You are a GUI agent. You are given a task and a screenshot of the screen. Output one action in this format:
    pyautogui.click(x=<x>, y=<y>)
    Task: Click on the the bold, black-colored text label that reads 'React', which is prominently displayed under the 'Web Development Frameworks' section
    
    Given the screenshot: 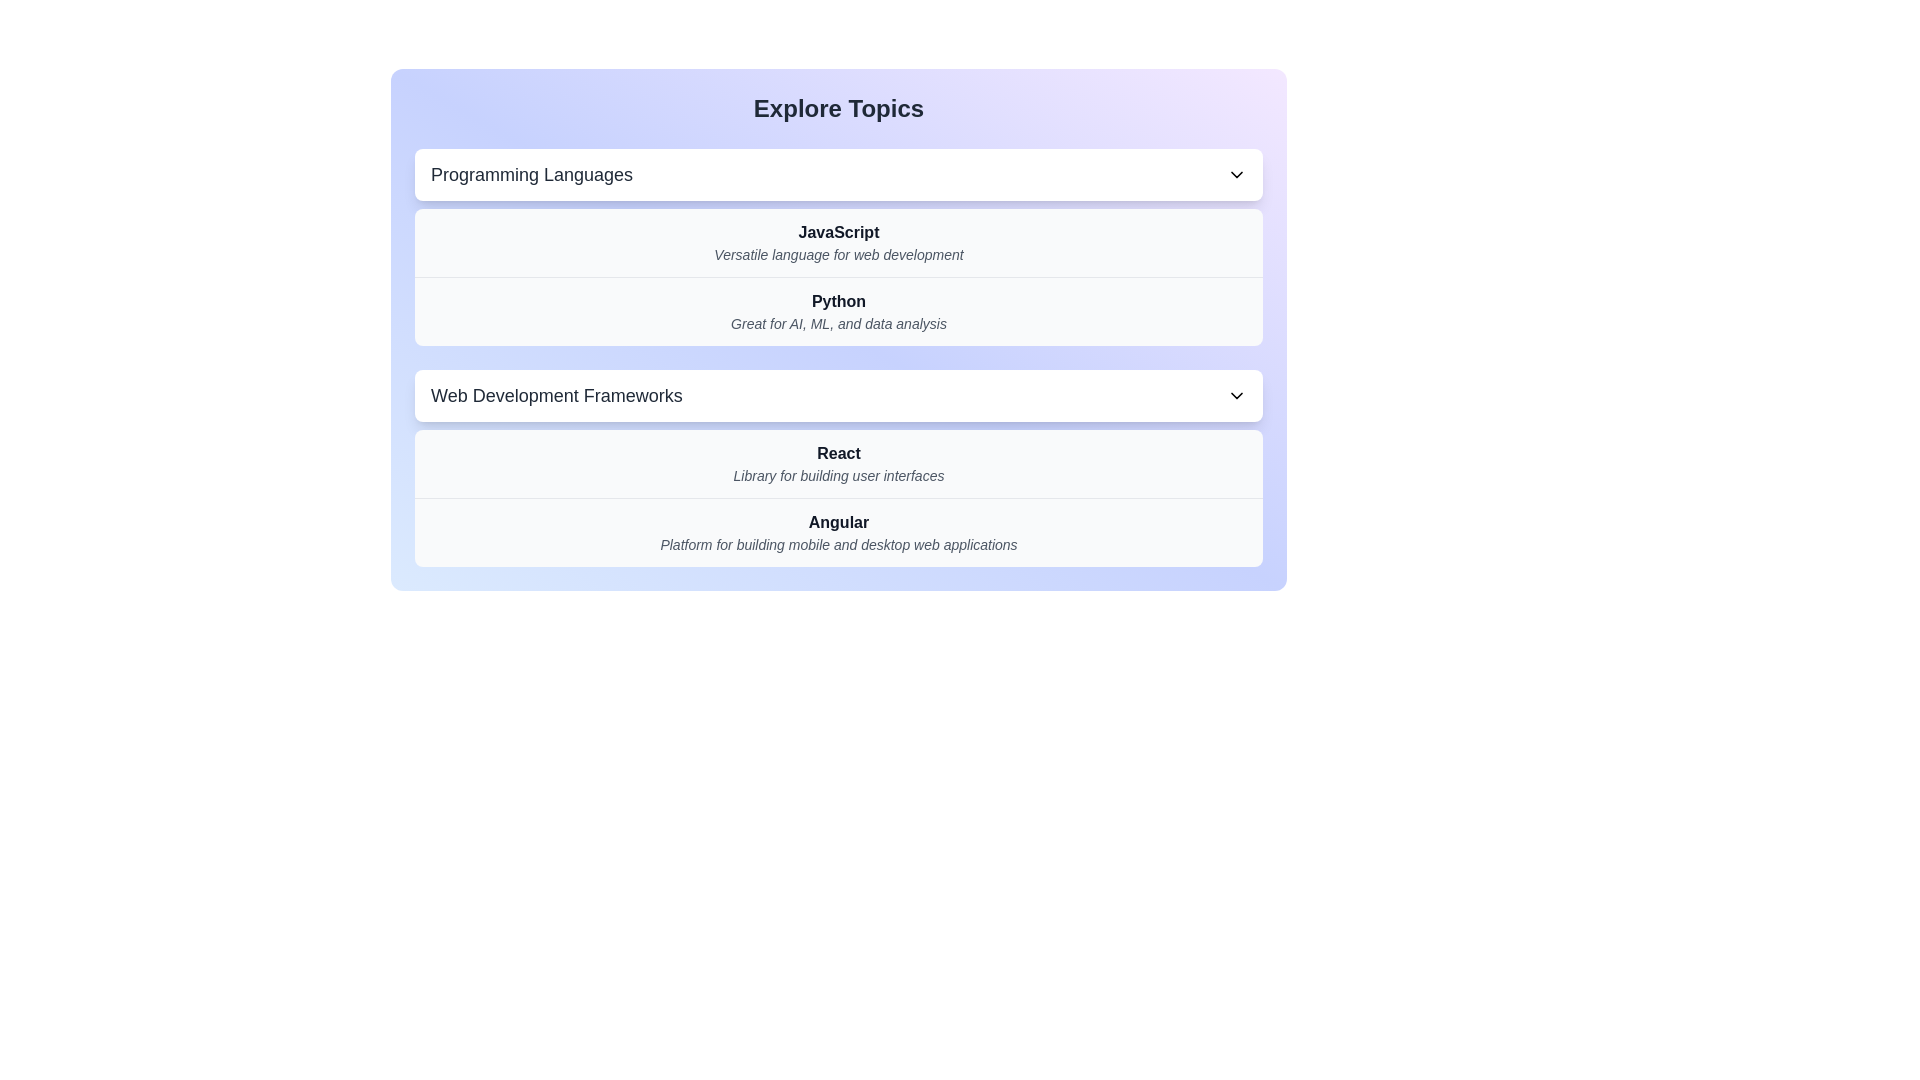 What is the action you would take?
    pyautogui.click(x=839, y=454)
    